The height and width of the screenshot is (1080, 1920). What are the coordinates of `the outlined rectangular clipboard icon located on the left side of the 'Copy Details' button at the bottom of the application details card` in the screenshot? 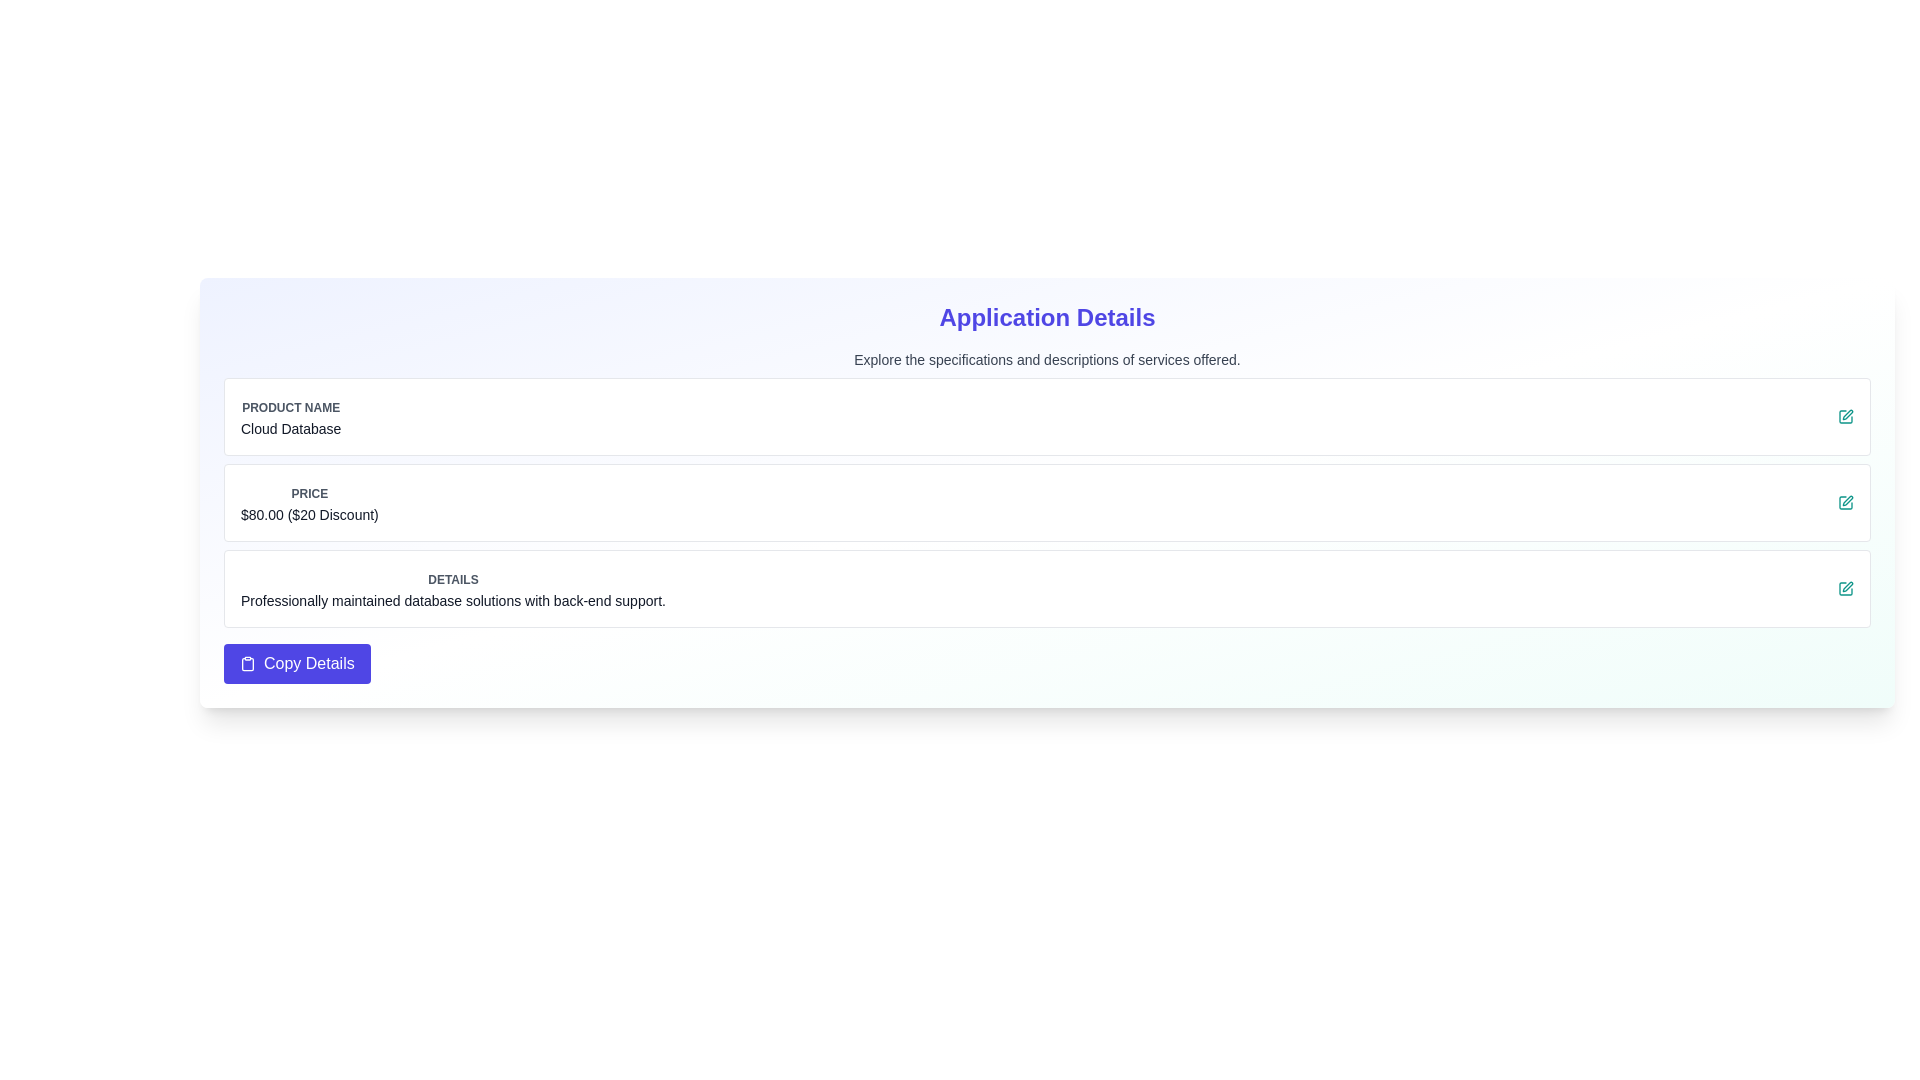 It's located at (247, 663).